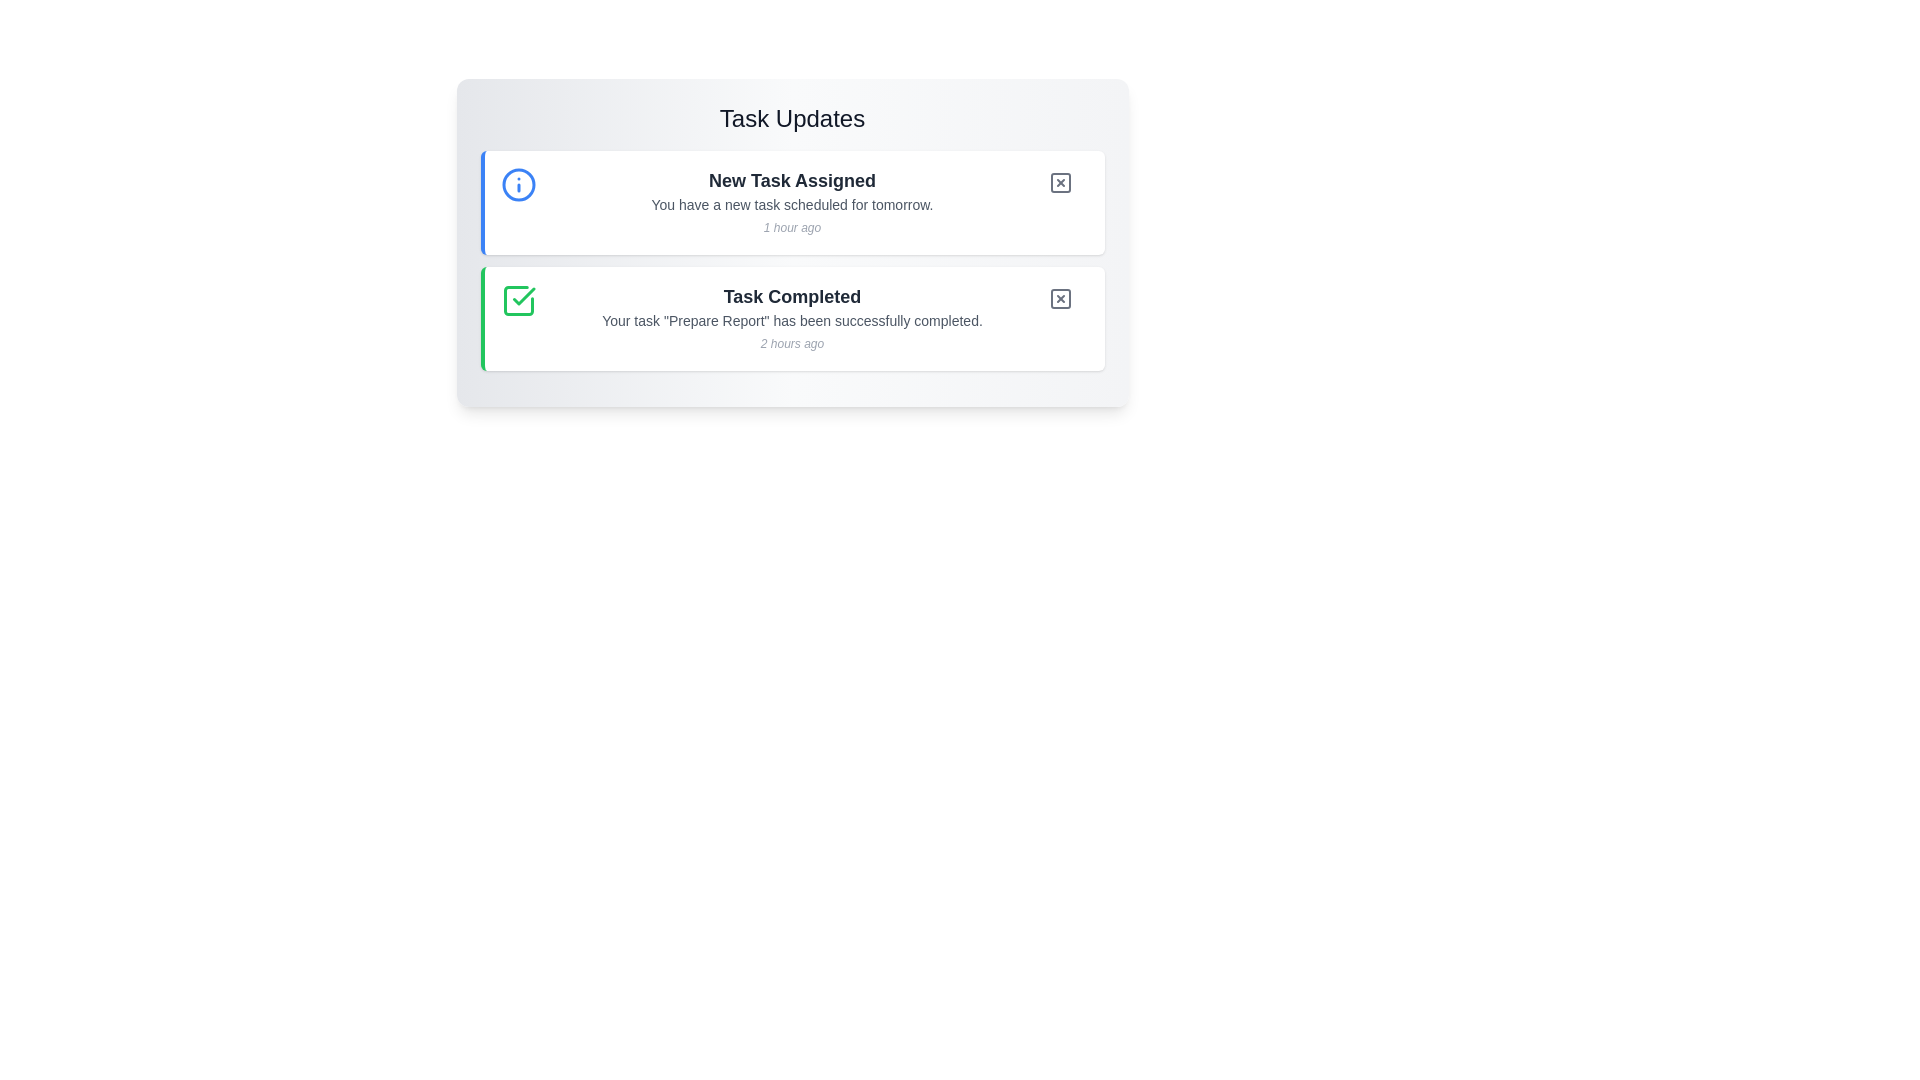 This screenshot has width=1920, height=1080. I want to click on text label that indicates when the associated notification was created or updated, located at the bottom-right area of the 'New Task Assigned' notification box, so click(791, 226).